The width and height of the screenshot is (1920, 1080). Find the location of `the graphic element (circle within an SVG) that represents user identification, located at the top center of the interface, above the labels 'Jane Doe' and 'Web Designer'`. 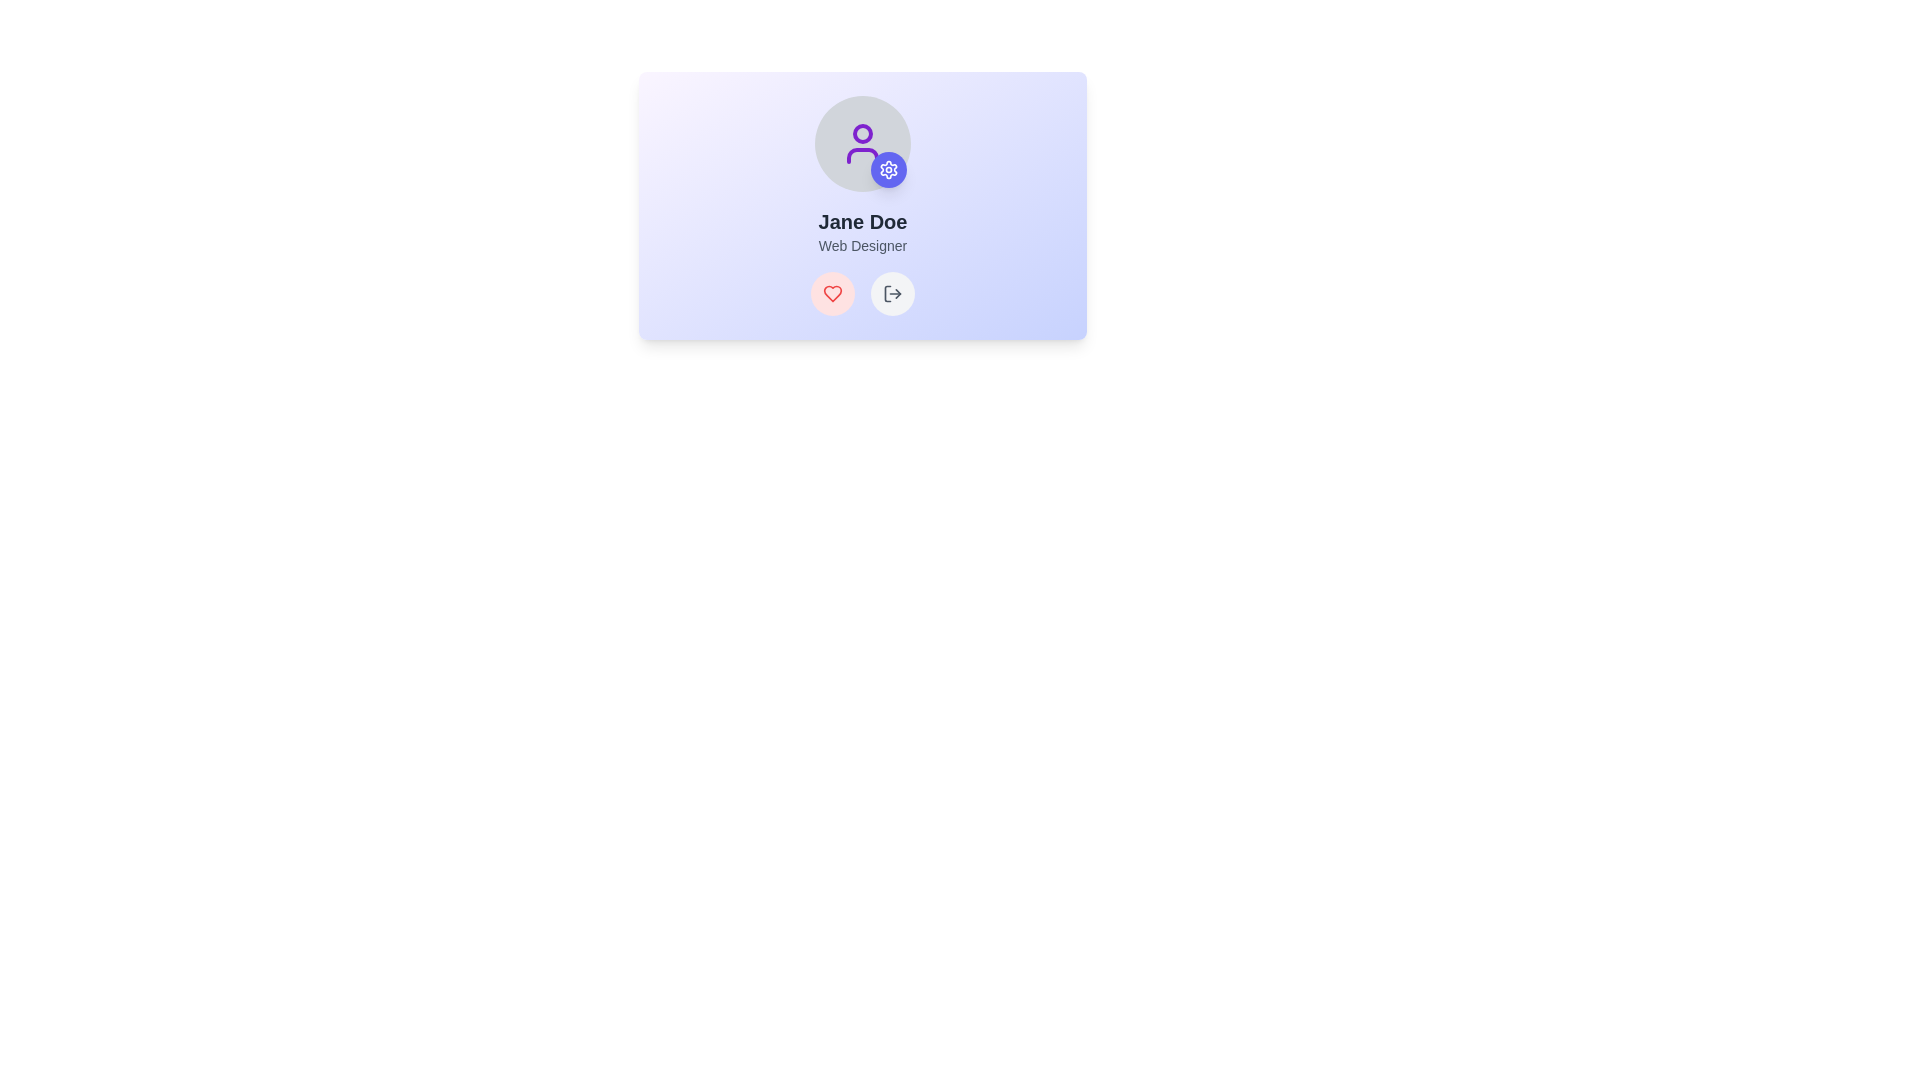

the graphic element (circle within an SVG) that represents user identification, located at the top center of the interface, above the labels 'Jane Doe' and 'Web Designer' is located at coordinates (863, 134).